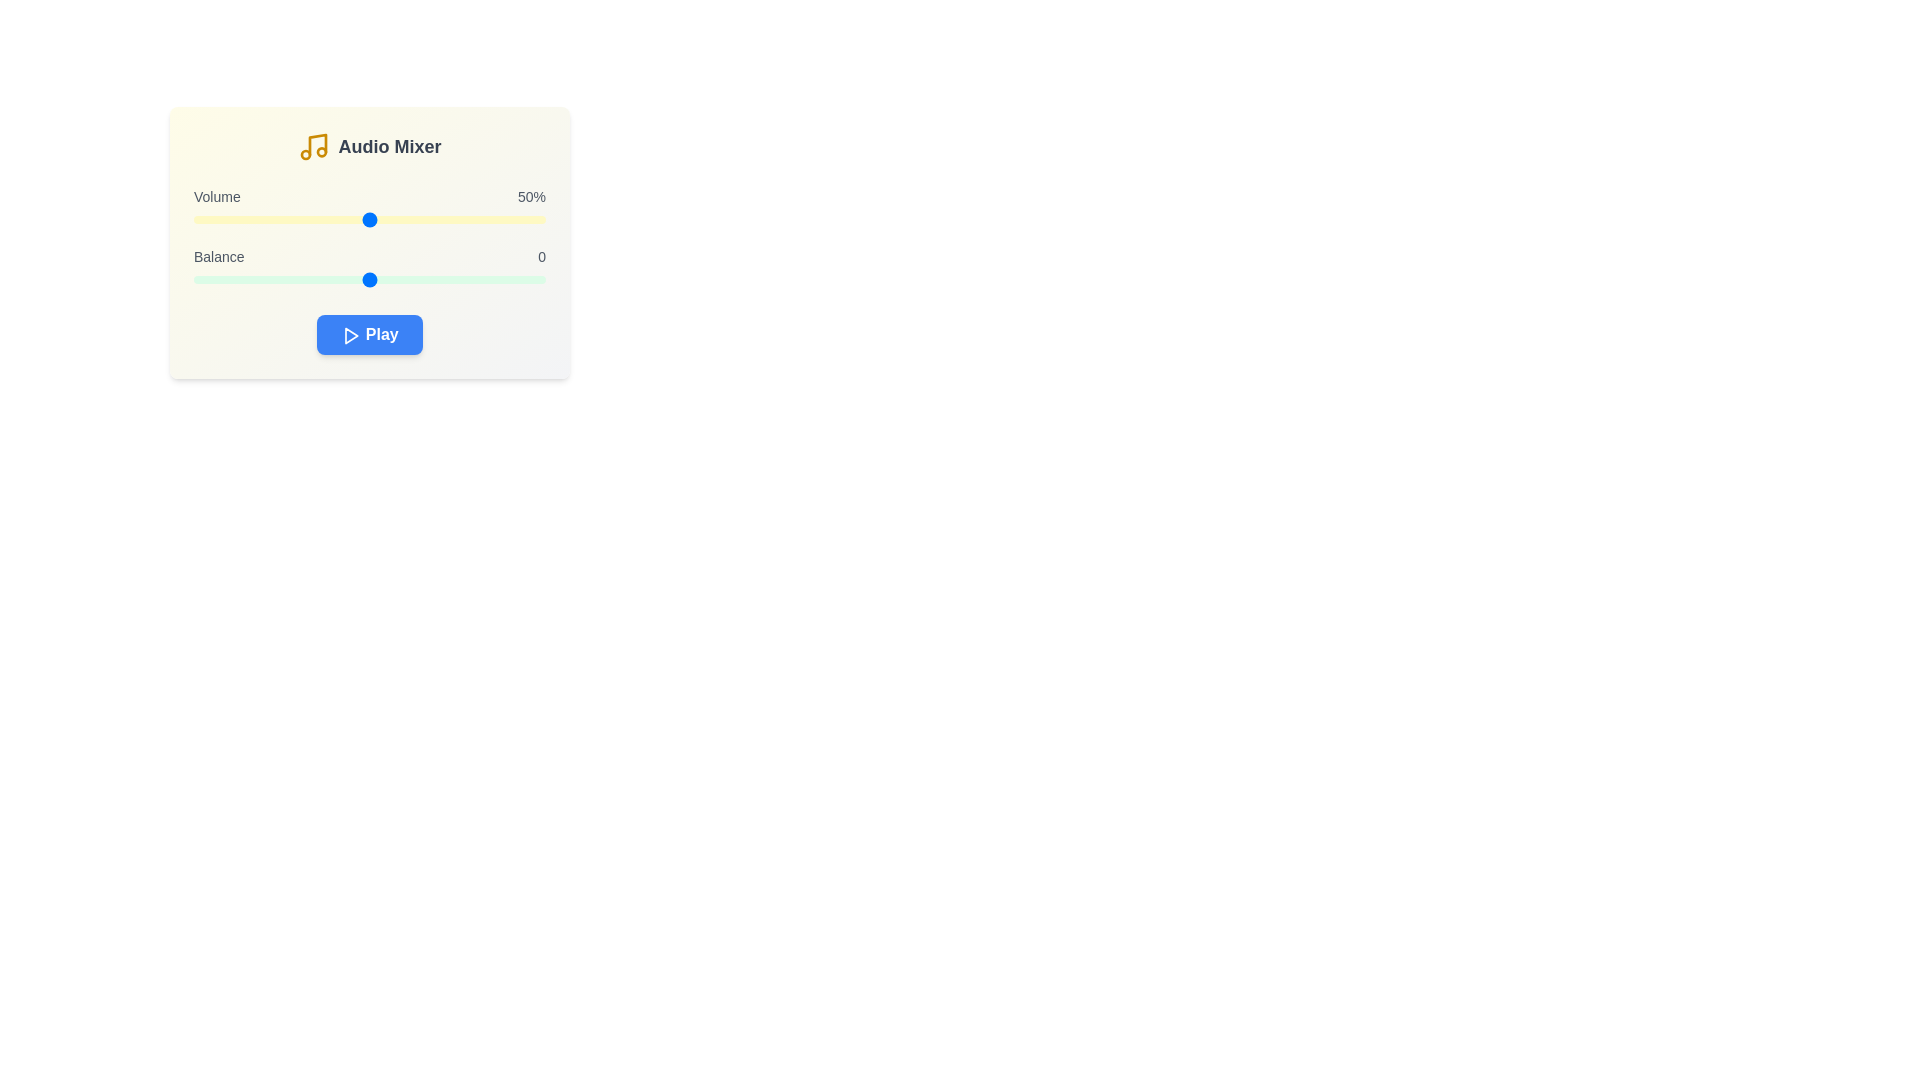 The width and height of the screenshot is (1920, 1080). What do you see at coordinates (232, 219) in the screenshot?
I see `the volume` at bounding box center [232, 219].